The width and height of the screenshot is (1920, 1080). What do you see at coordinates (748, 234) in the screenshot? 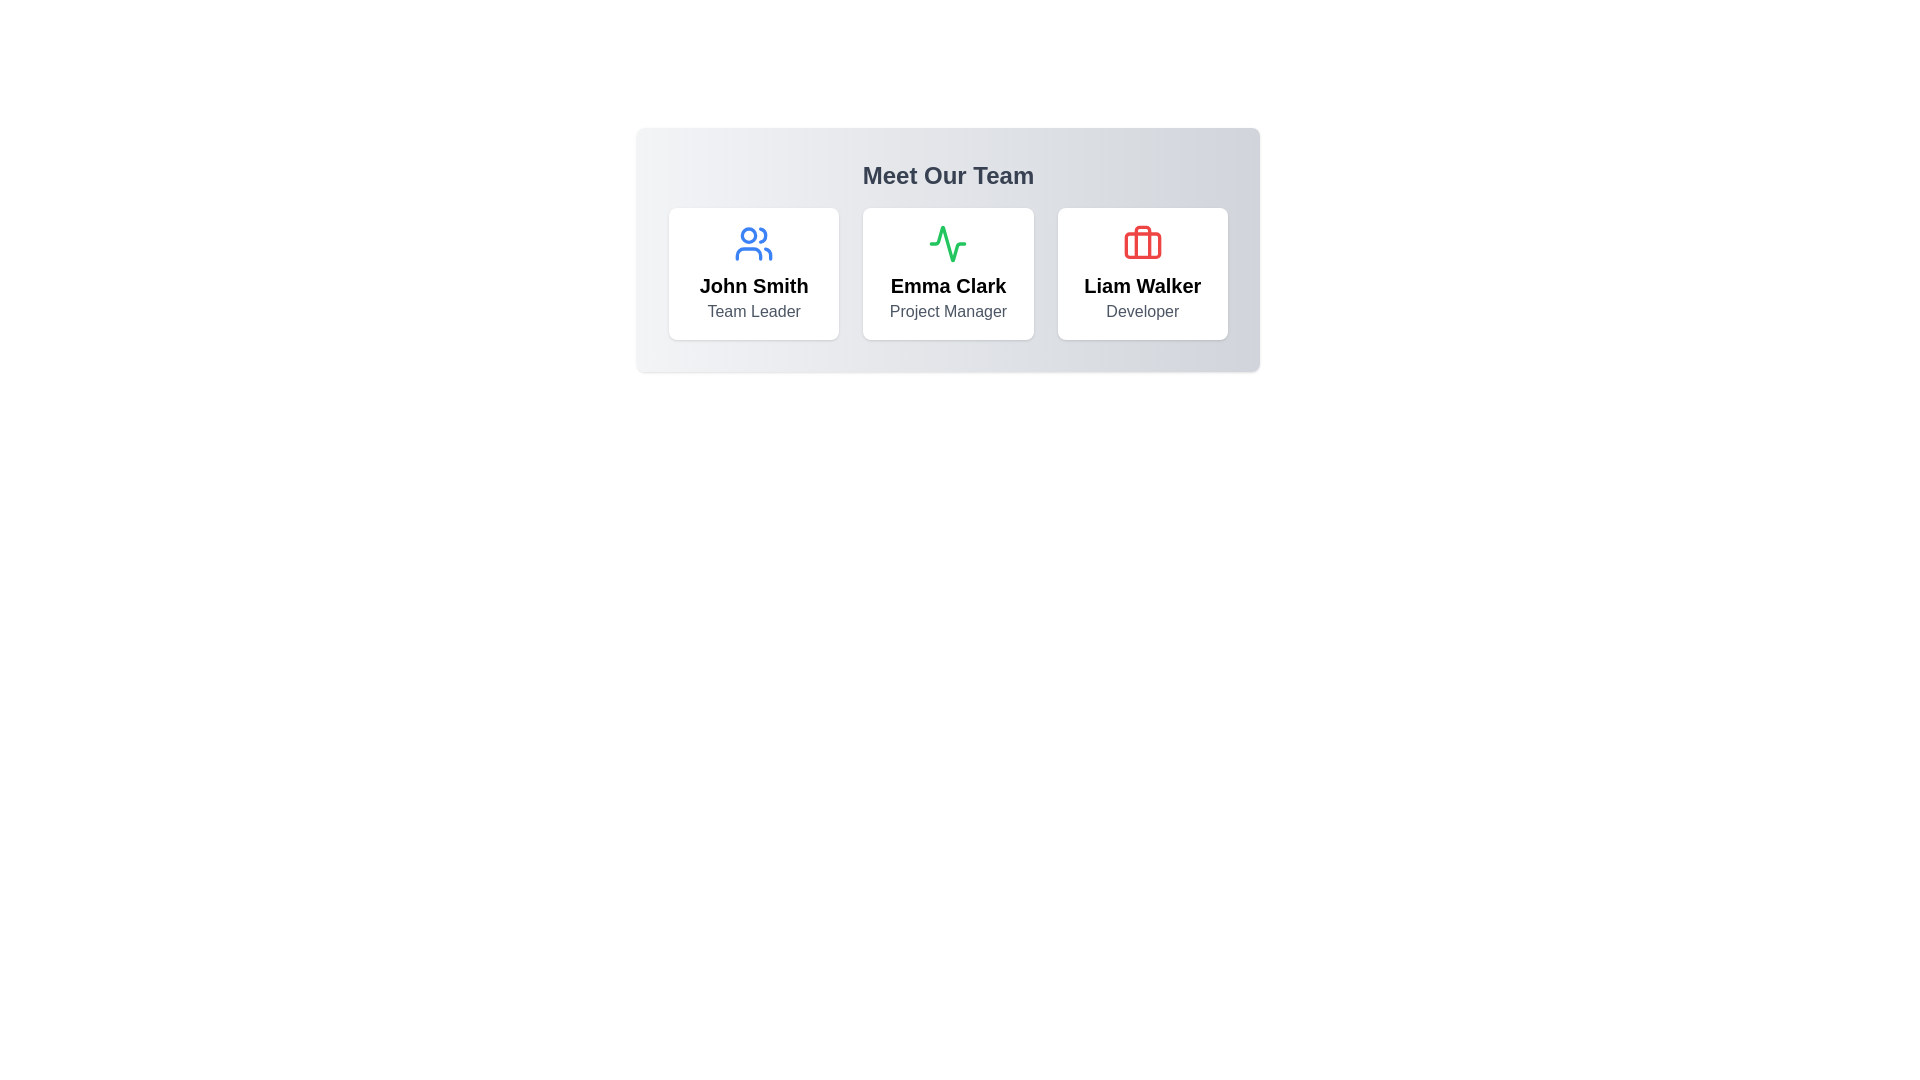
I see `the small blue circular icon representing the leftmost person in the group illustration, located above the text 'John Smith' and 'Team Leader'` at bounding box center [748, 234].